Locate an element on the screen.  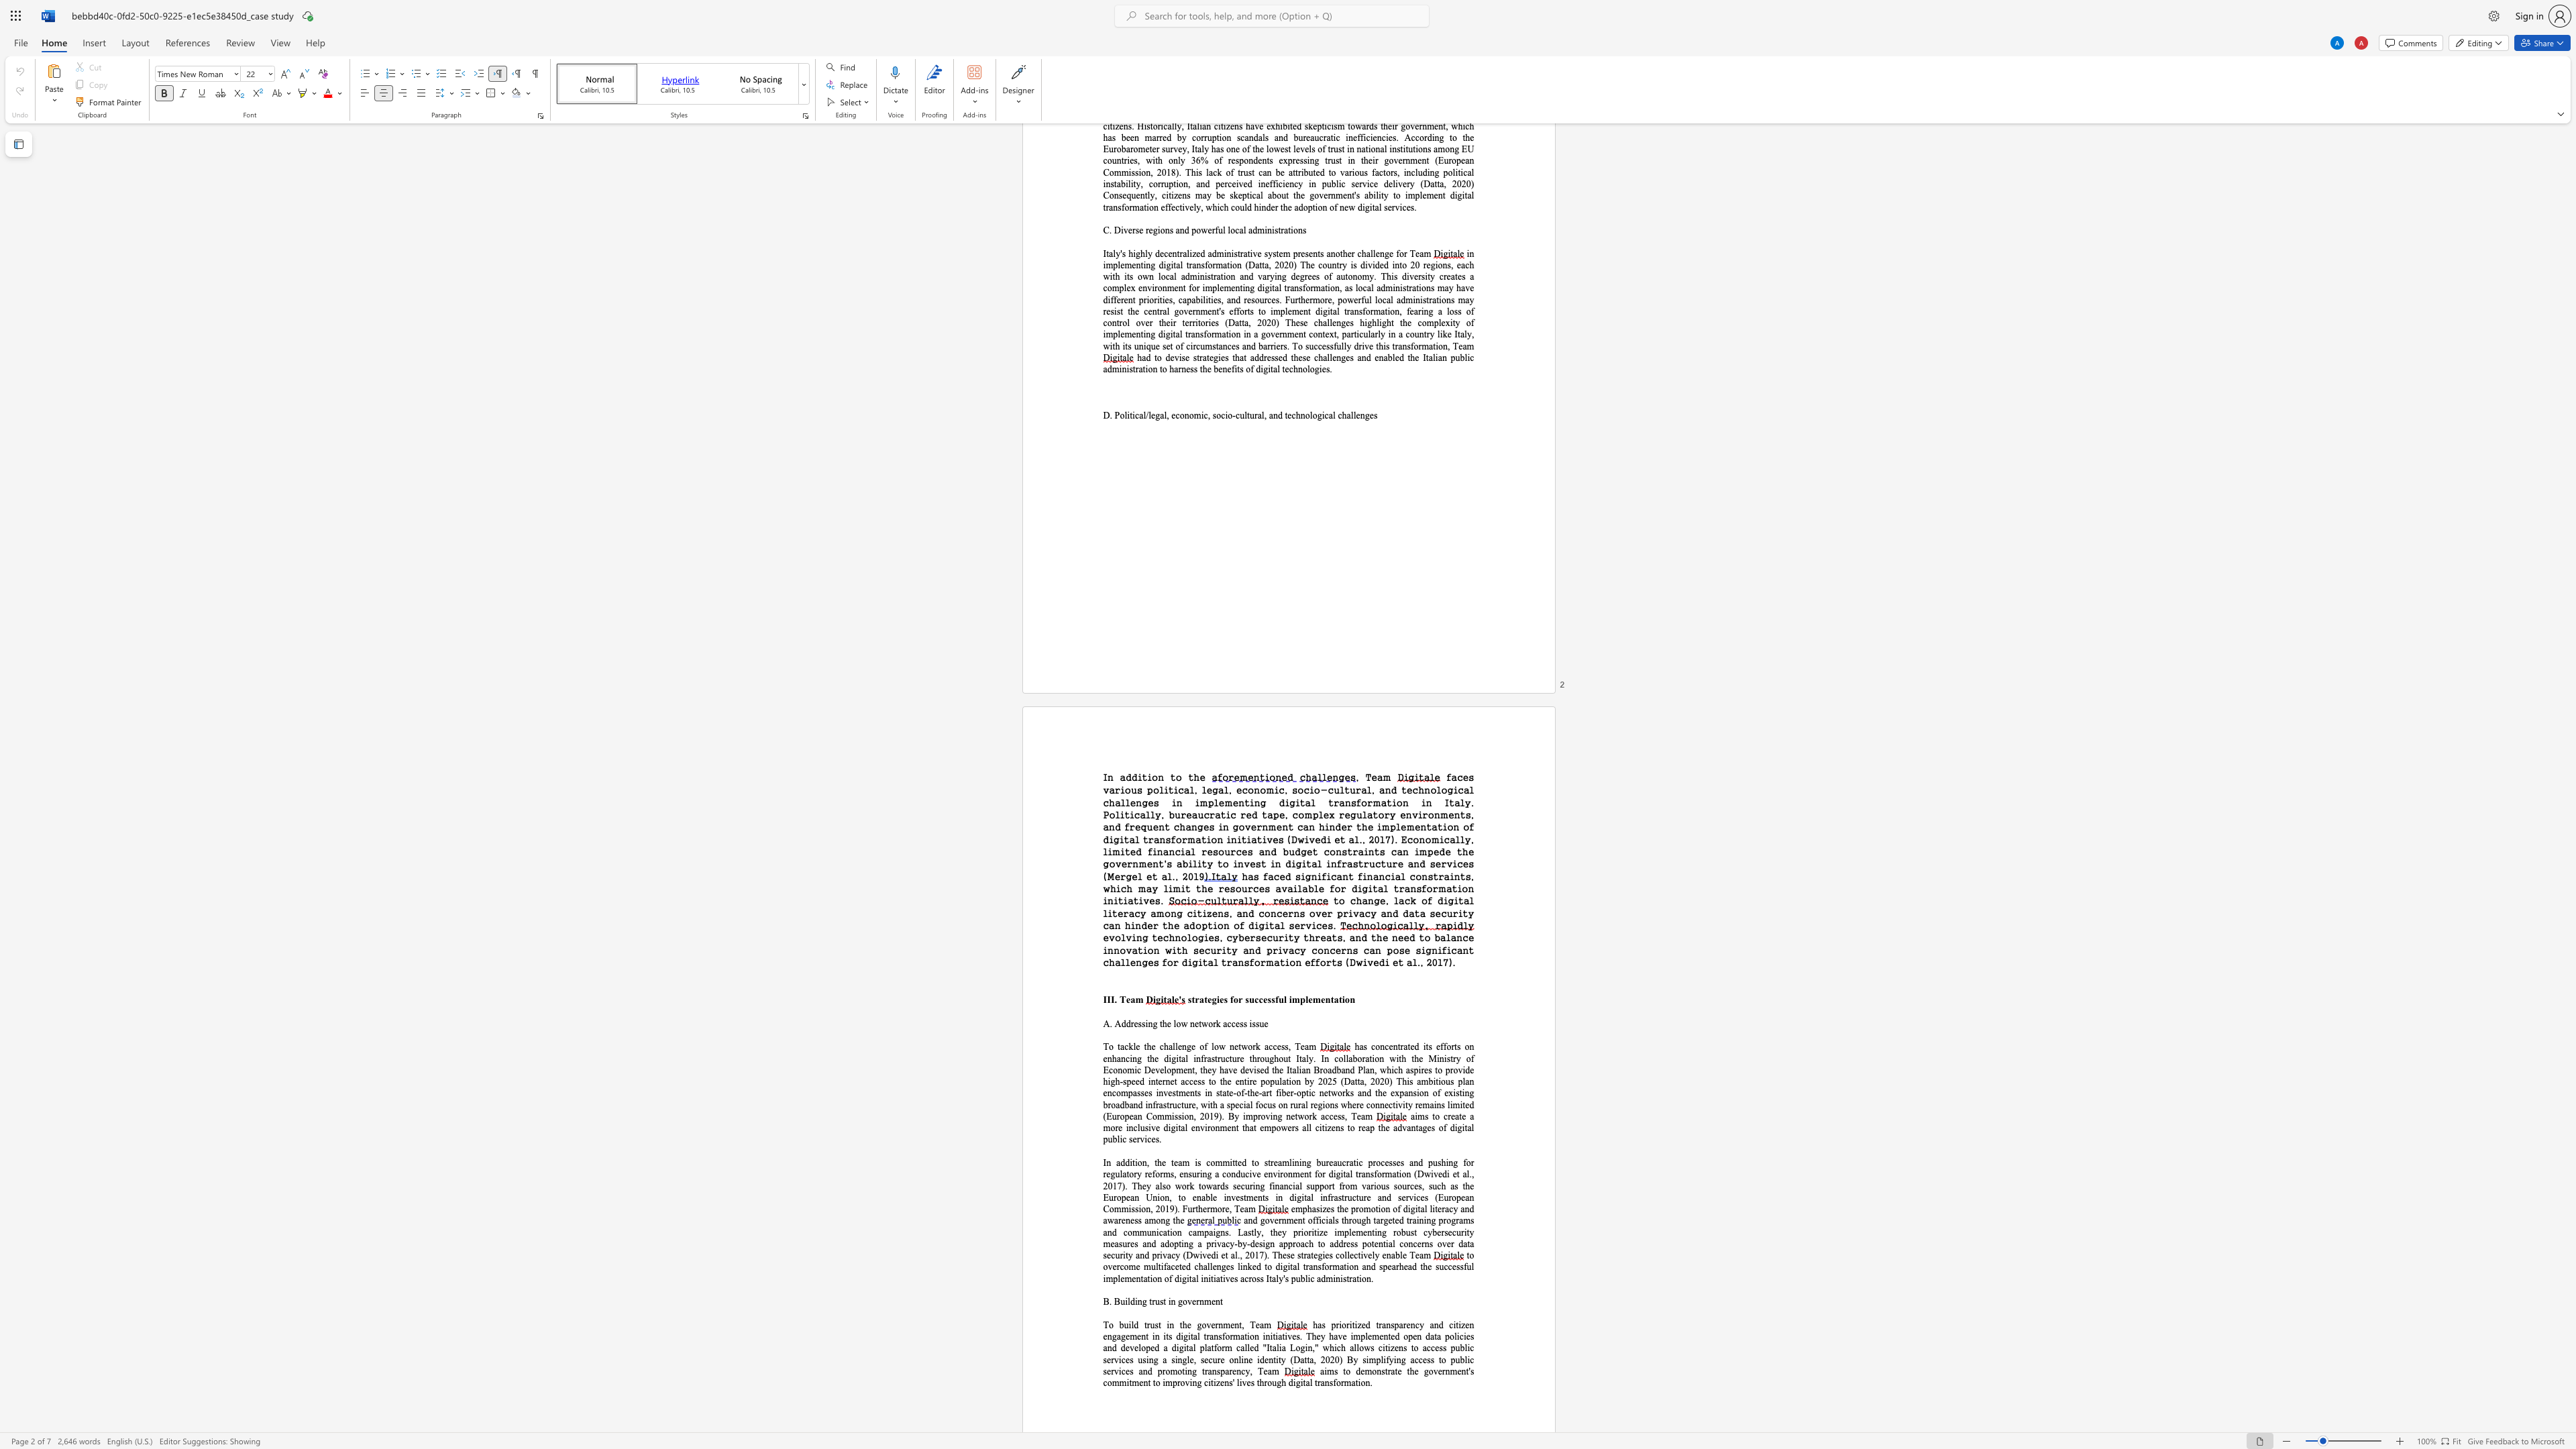
the subset text "concerns can p" within the text "evolving technologies, cybersecurity threats, and the need to balance innovation with security and privacy concerns can pose significant" is located at coordinates (1311, 949).